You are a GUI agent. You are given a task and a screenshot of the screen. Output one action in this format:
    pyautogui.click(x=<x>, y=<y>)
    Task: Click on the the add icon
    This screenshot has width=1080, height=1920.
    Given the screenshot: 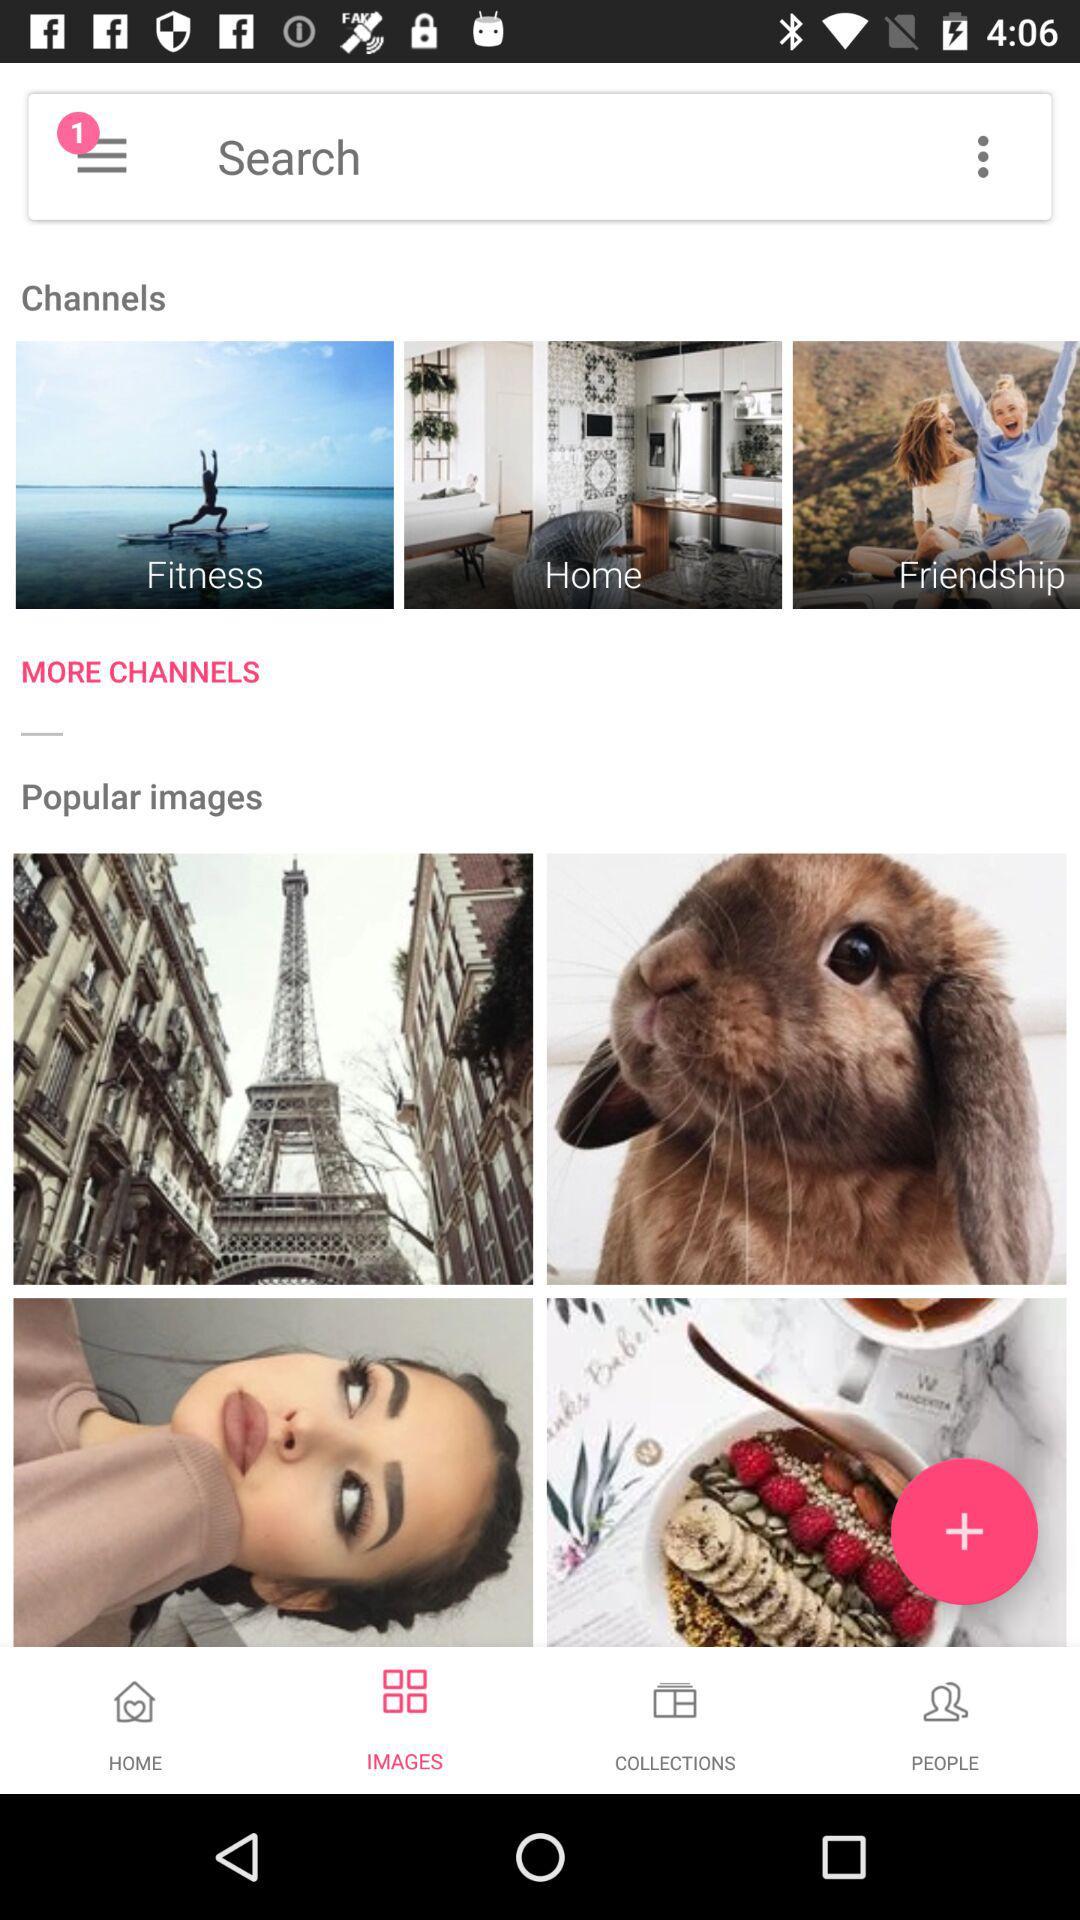 What is the action you would take?
    pyautogui.click(x=963, y=1530)
    